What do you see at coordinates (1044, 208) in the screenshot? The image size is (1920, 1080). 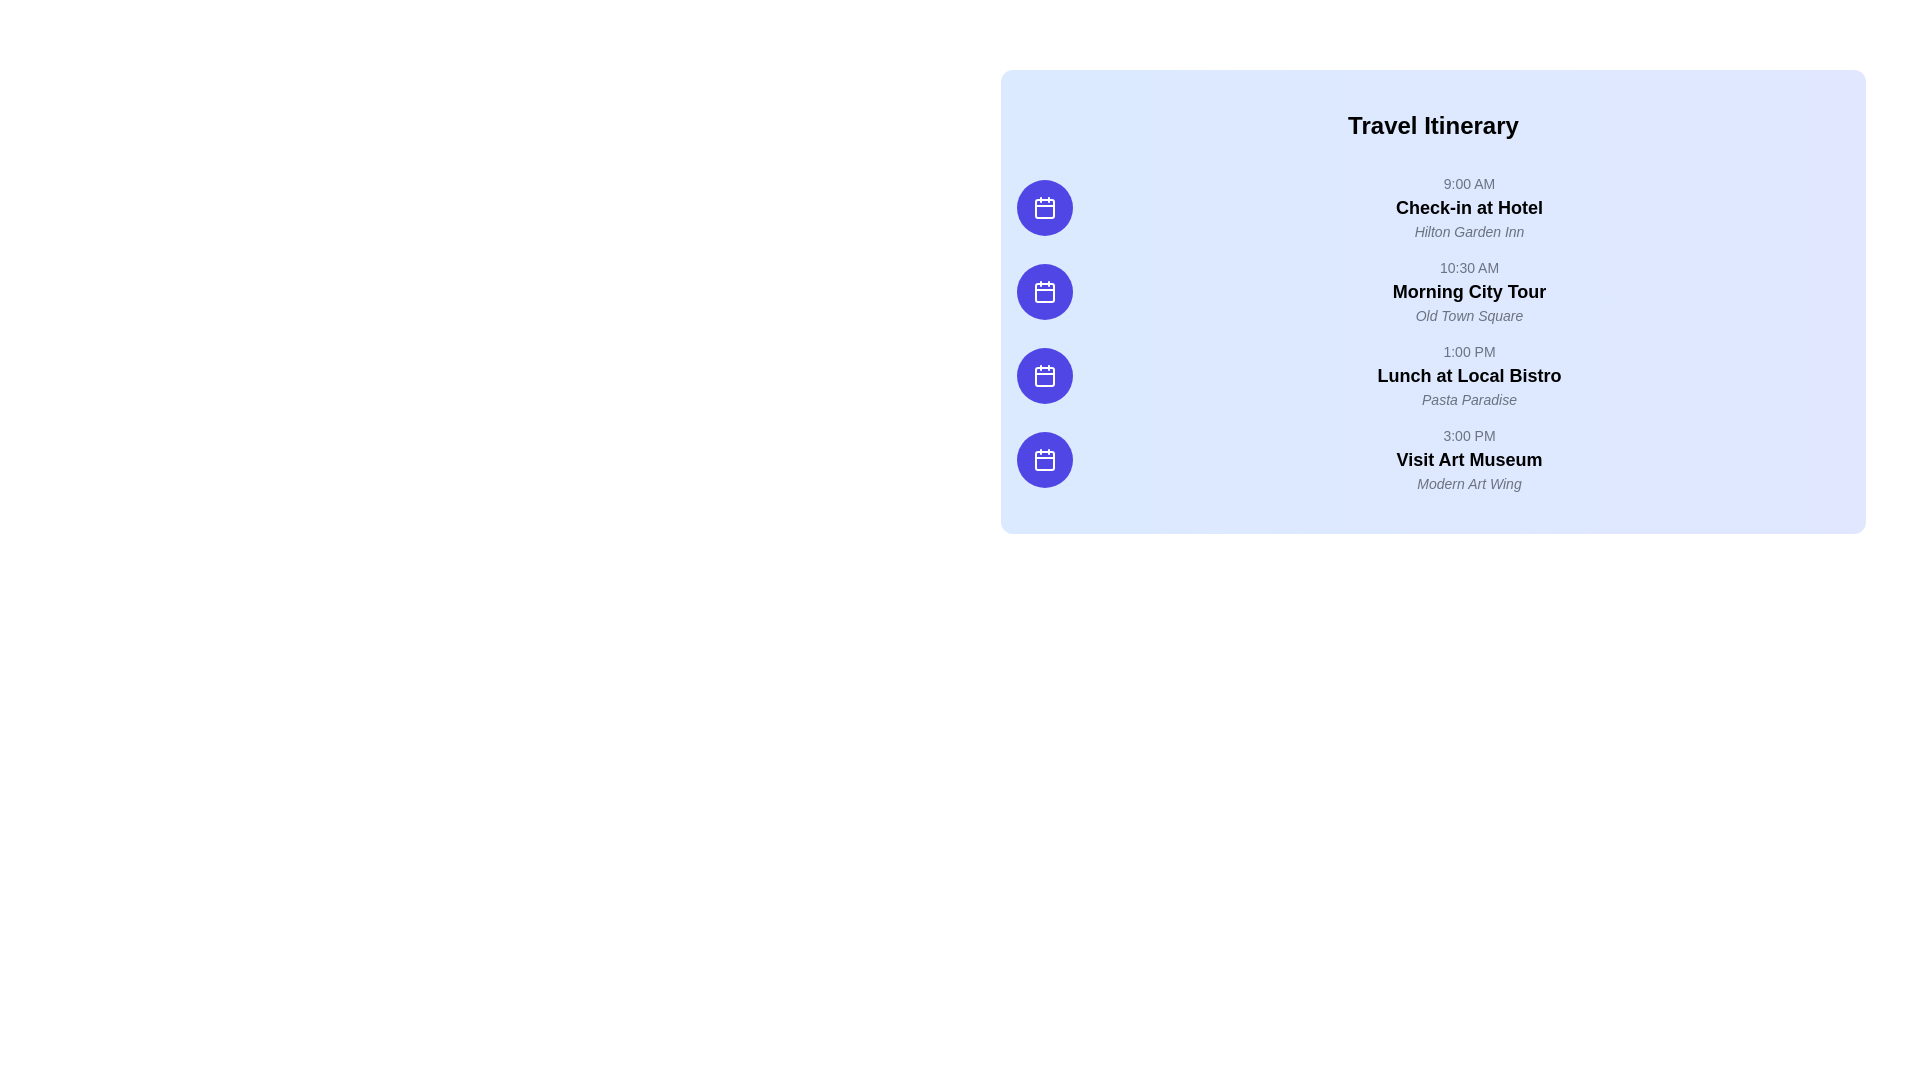 I see `the first circular icon on the left side of the blue panel labeled 'Travel Itinerary', which serves as a visual indicator for scheduling or calendar events` at bounding box center [1044, 208].